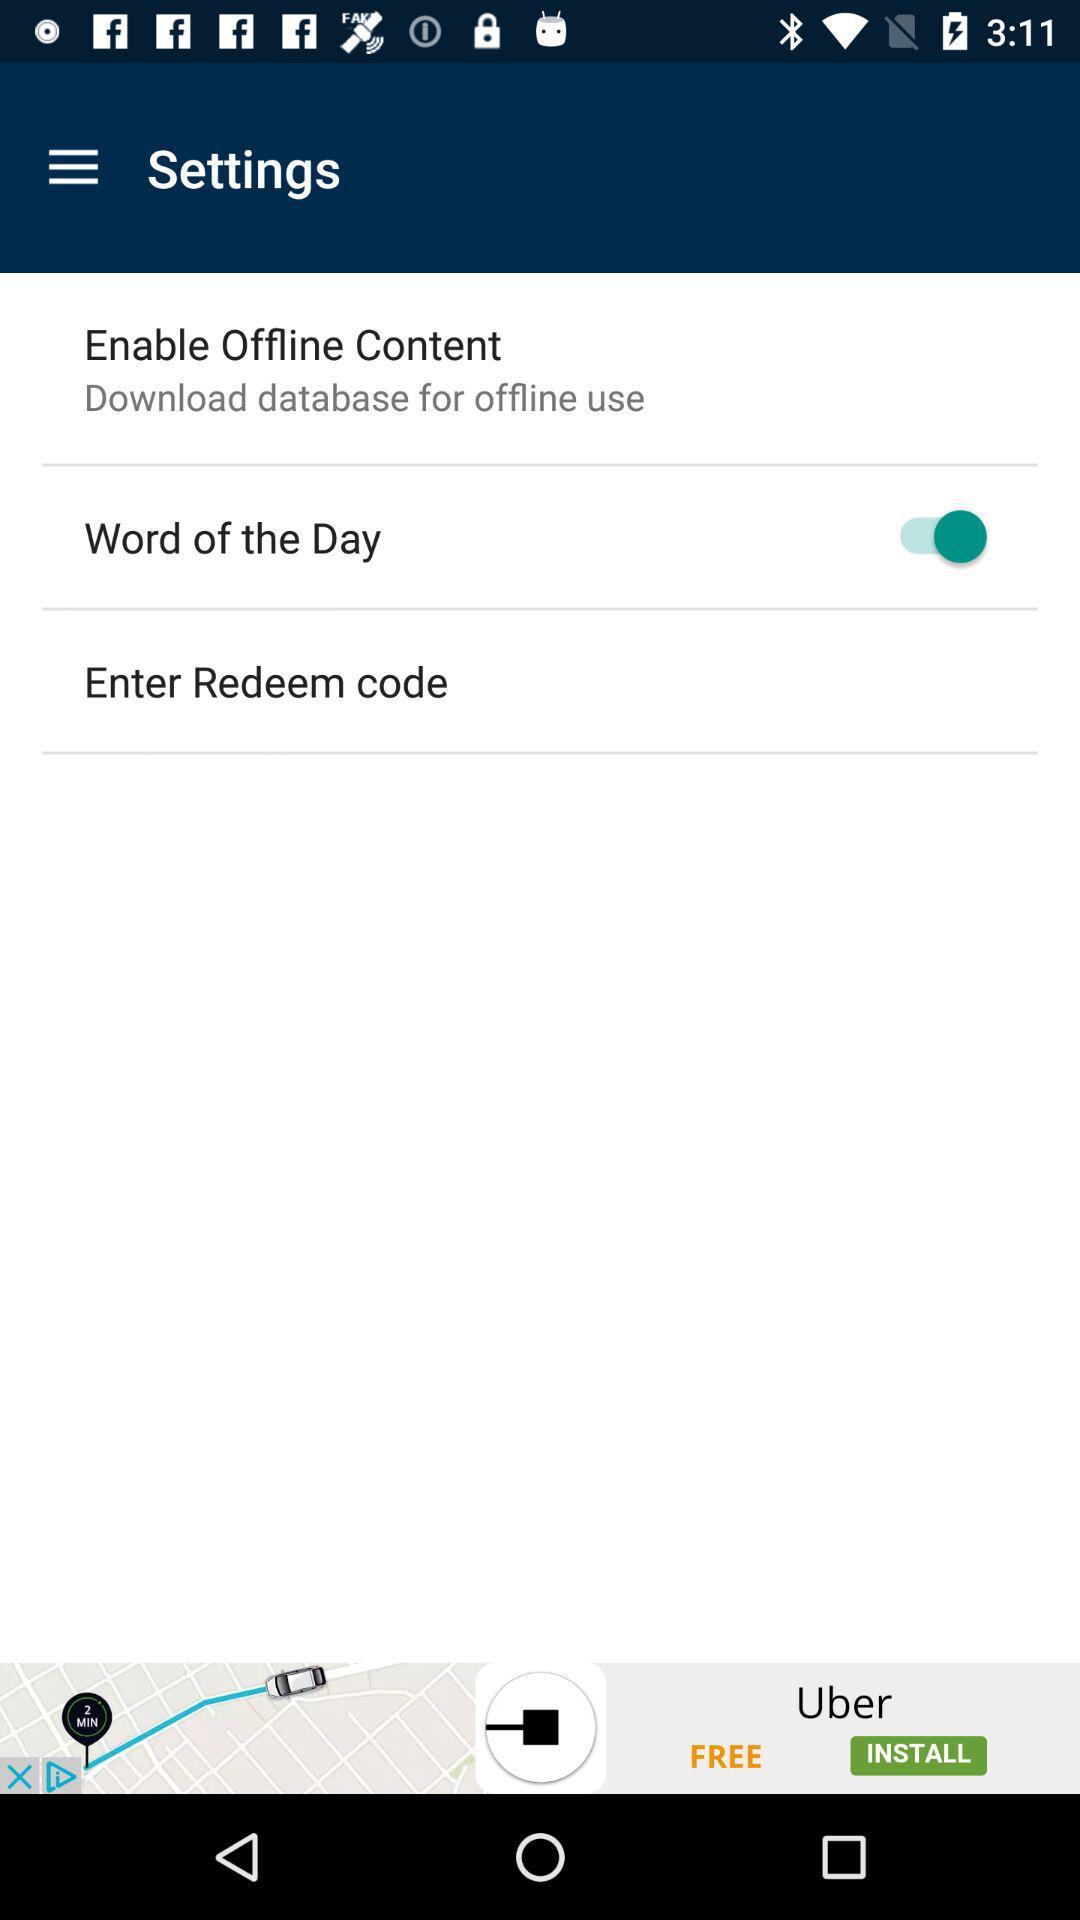  Describe the element at coordinates (540, 1727) in the screenshot. I see `open the advertisement link` at that location.